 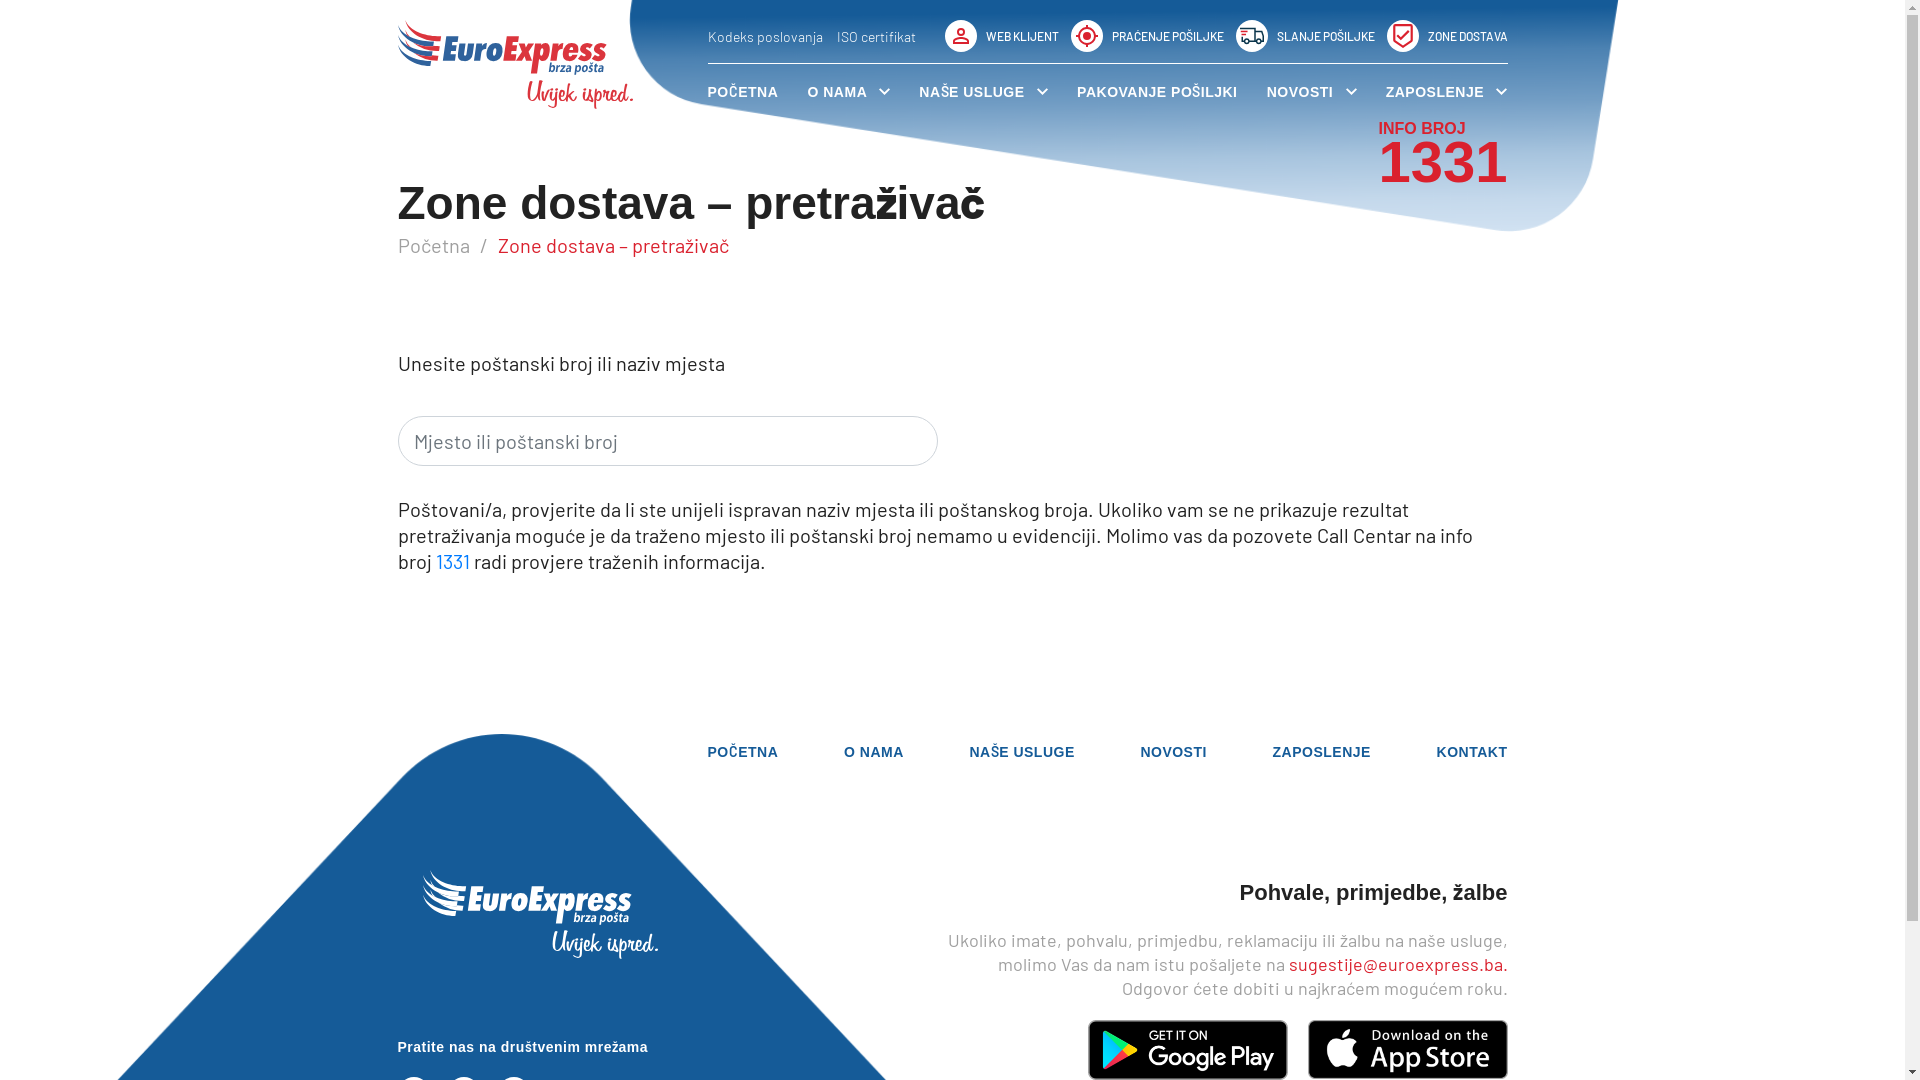 I want to click on 'KONTAKT', so click(x=1472, y=752).